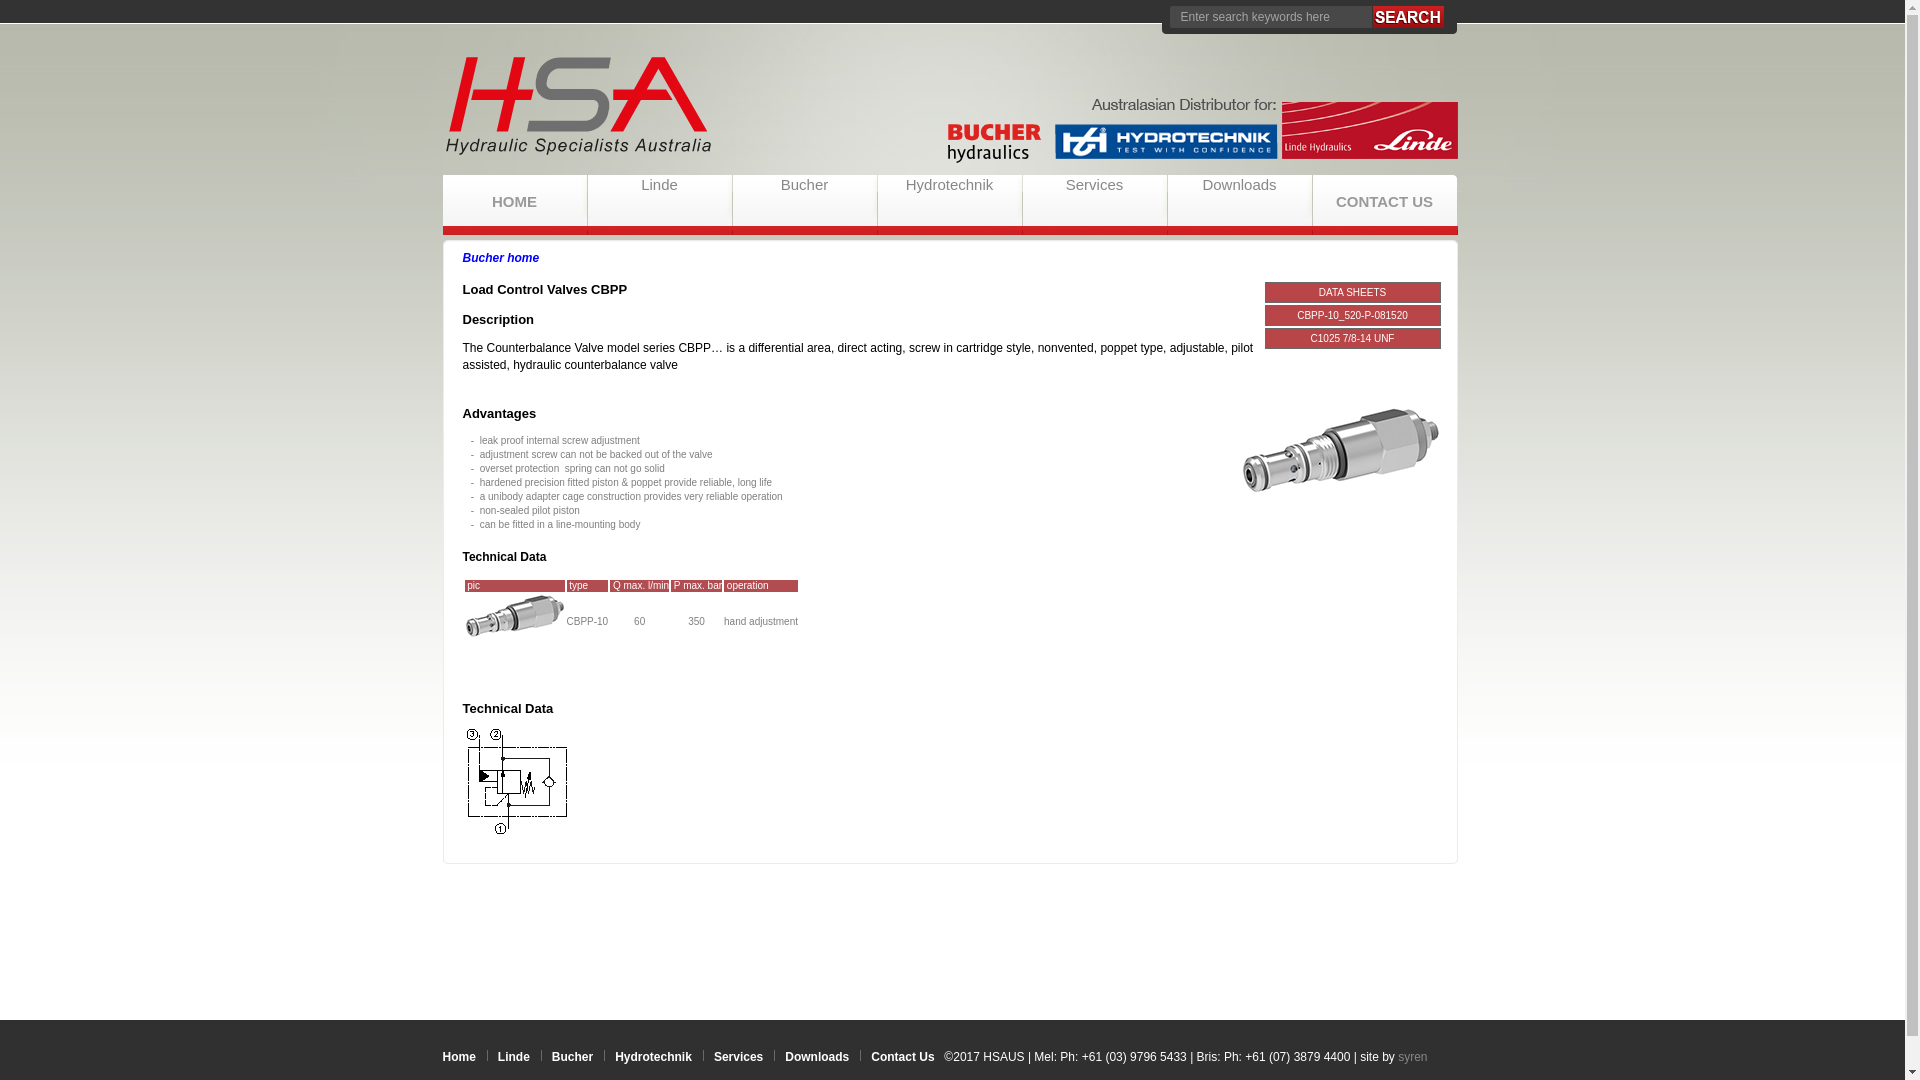 The height and width of the screenshot is (1080, 1920). I want to click on 'Services', so click(1093, 184).